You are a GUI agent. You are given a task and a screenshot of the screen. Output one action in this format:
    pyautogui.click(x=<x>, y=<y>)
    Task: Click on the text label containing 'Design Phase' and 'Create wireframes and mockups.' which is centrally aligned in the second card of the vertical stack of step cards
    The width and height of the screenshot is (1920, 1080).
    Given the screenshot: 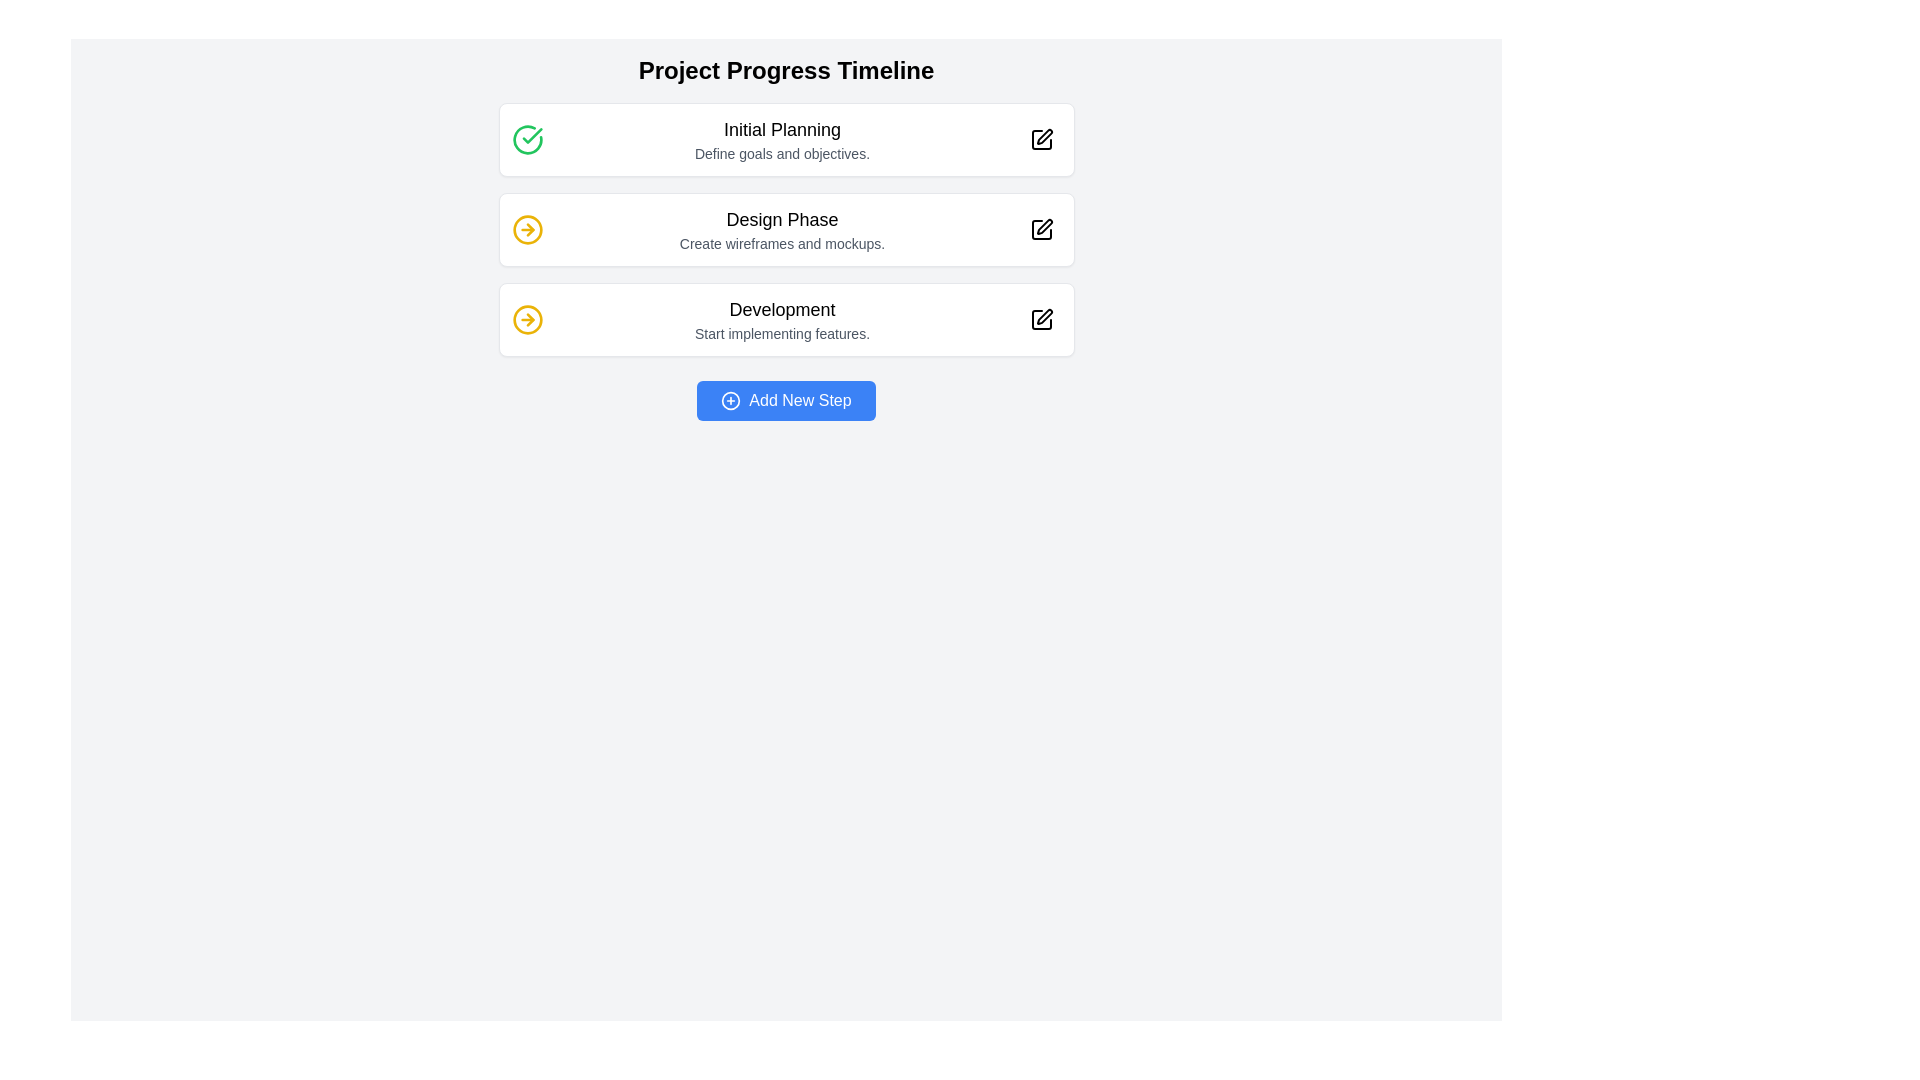 What is the action you would take?
    pyautogui.click(x=781, y=229)
    